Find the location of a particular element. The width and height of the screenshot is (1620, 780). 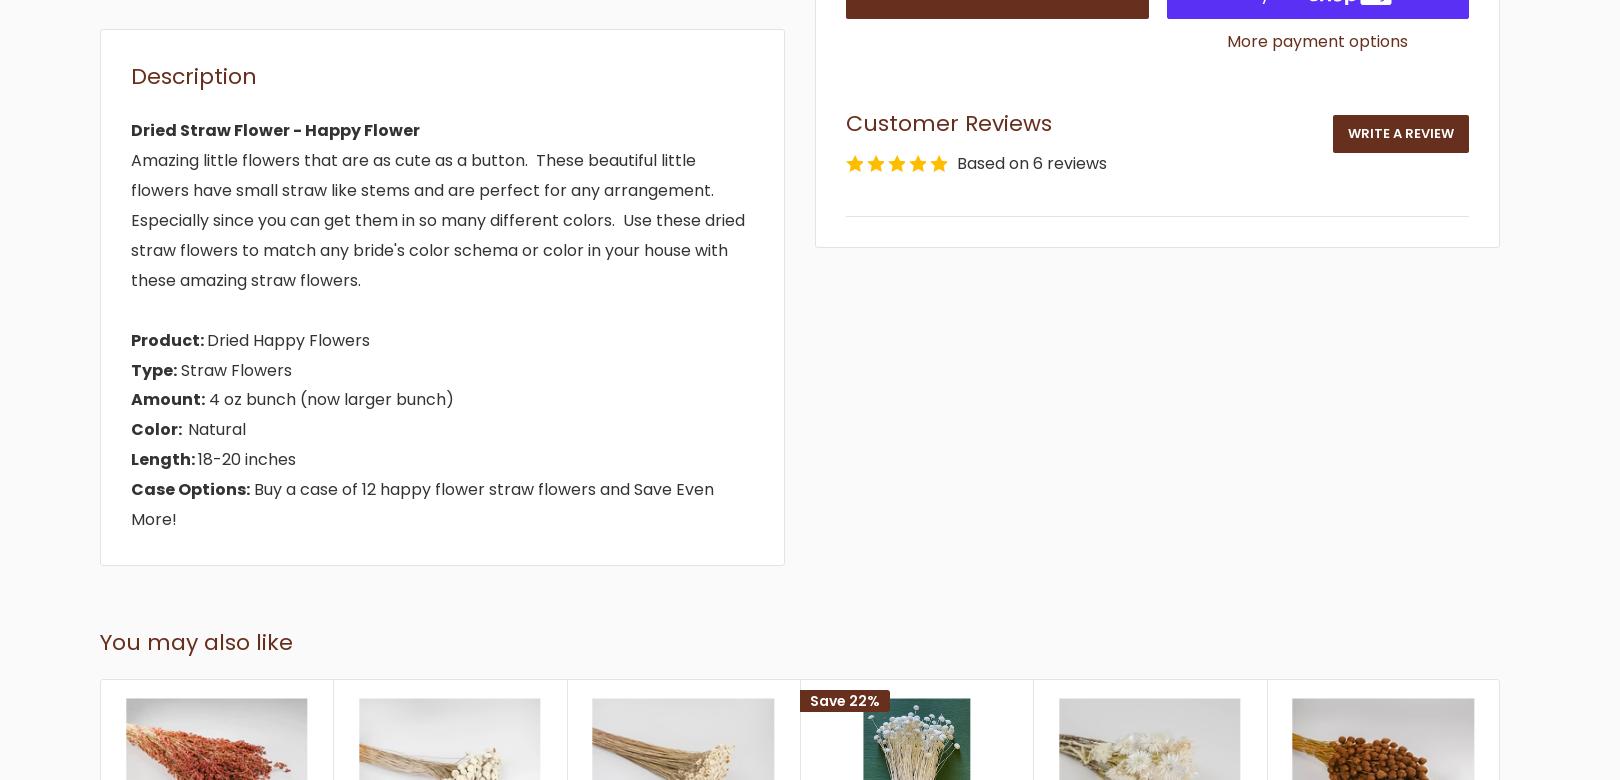

'Color:' is located at coordinates (159, 429).